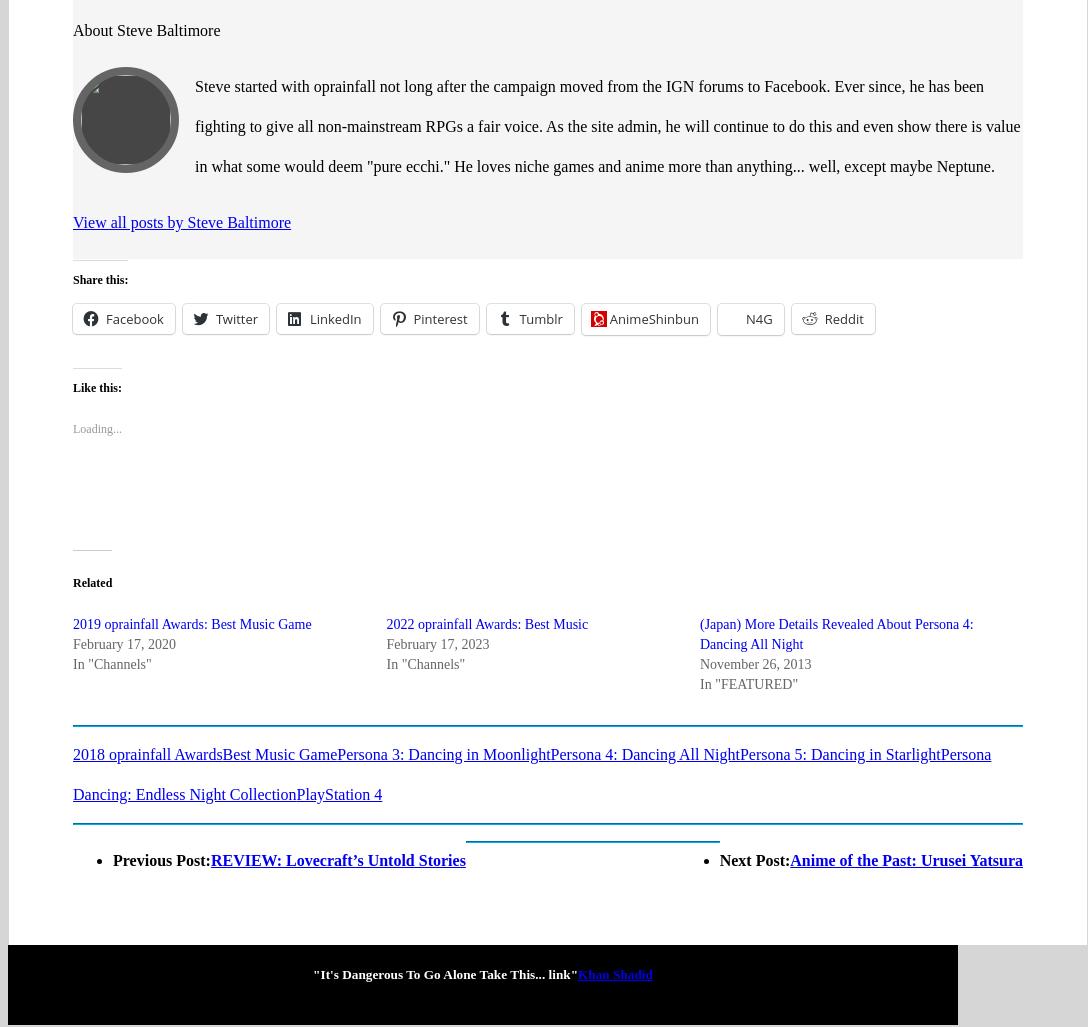  Describe the element at coordinates (615, 895) in the screenshot. I see `'Khan Shadid'` at that location.